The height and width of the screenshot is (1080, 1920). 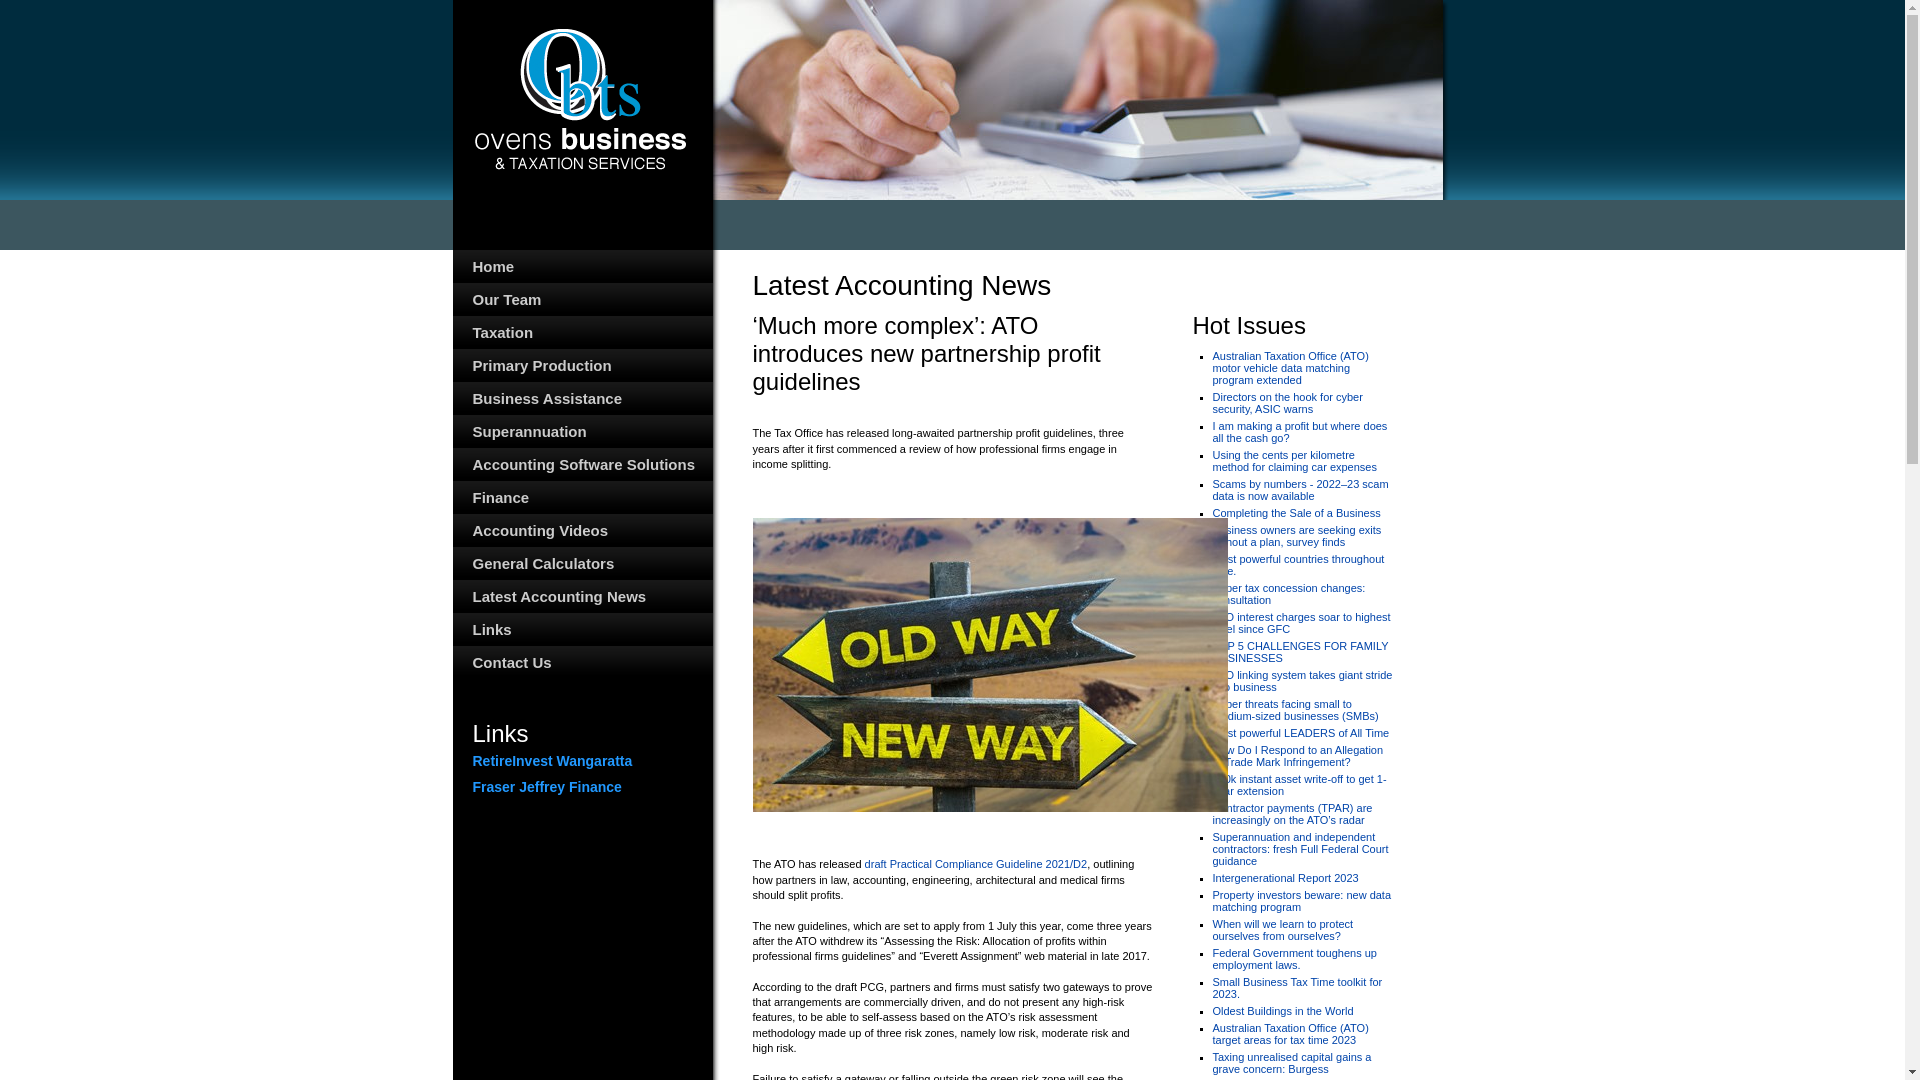 I want to click on 'Small Business Tax Time toolkit for 2023.', so click(x=1296, y=986).